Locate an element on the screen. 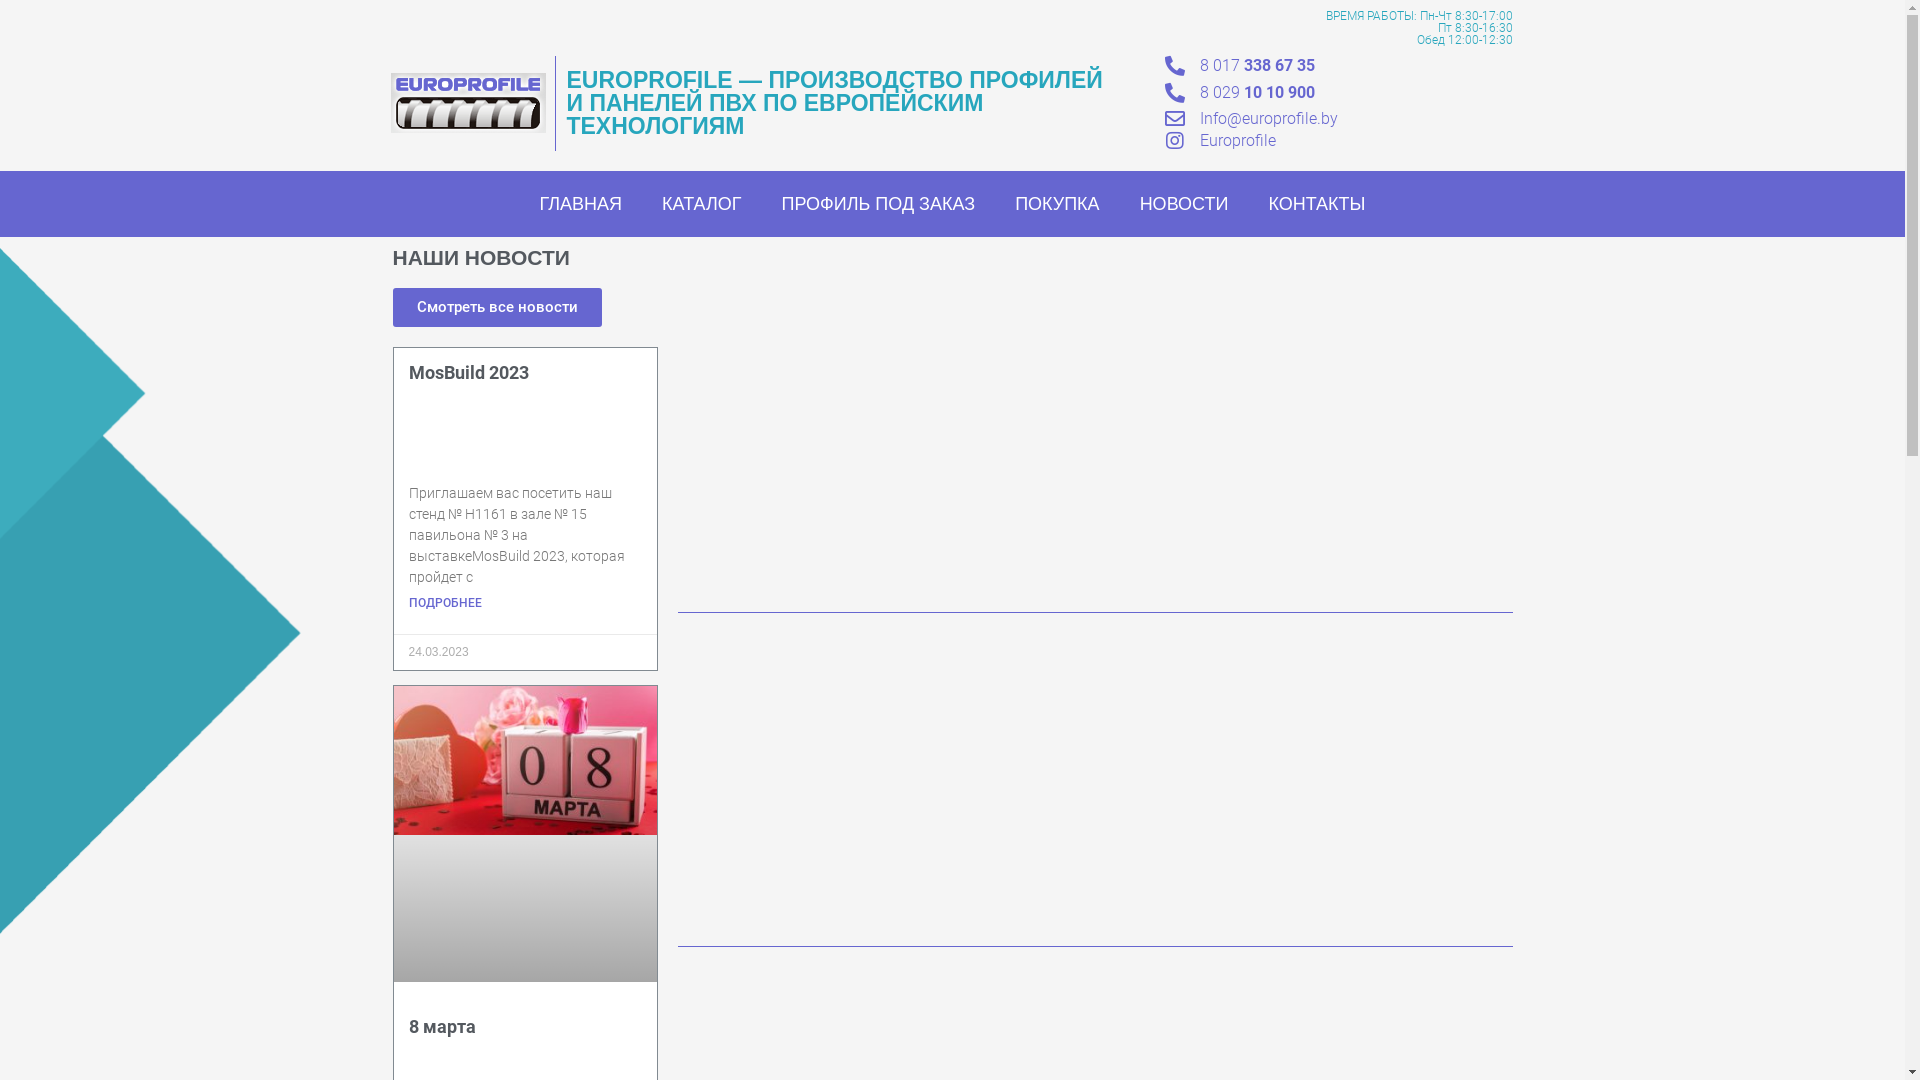  '8 029 10 10 900' is located at coordinates (1256, 92).